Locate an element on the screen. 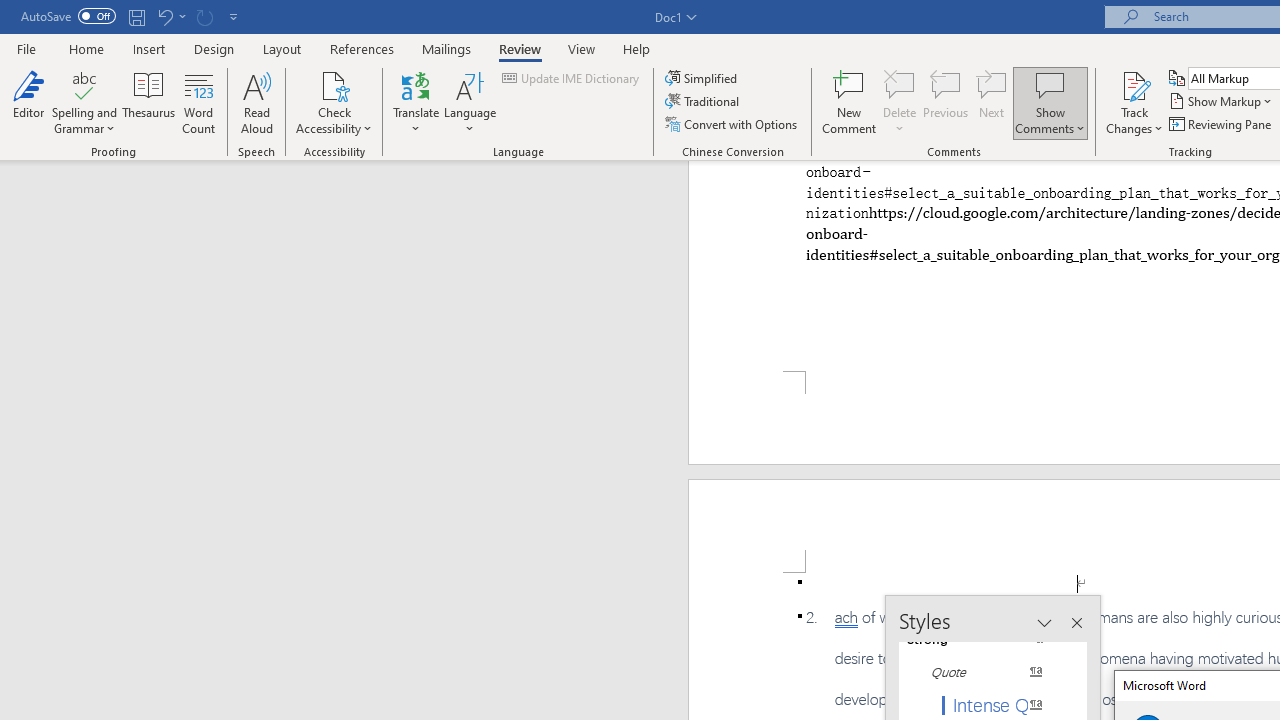  'Check Accessibility' is located at coordinates (334, 103).